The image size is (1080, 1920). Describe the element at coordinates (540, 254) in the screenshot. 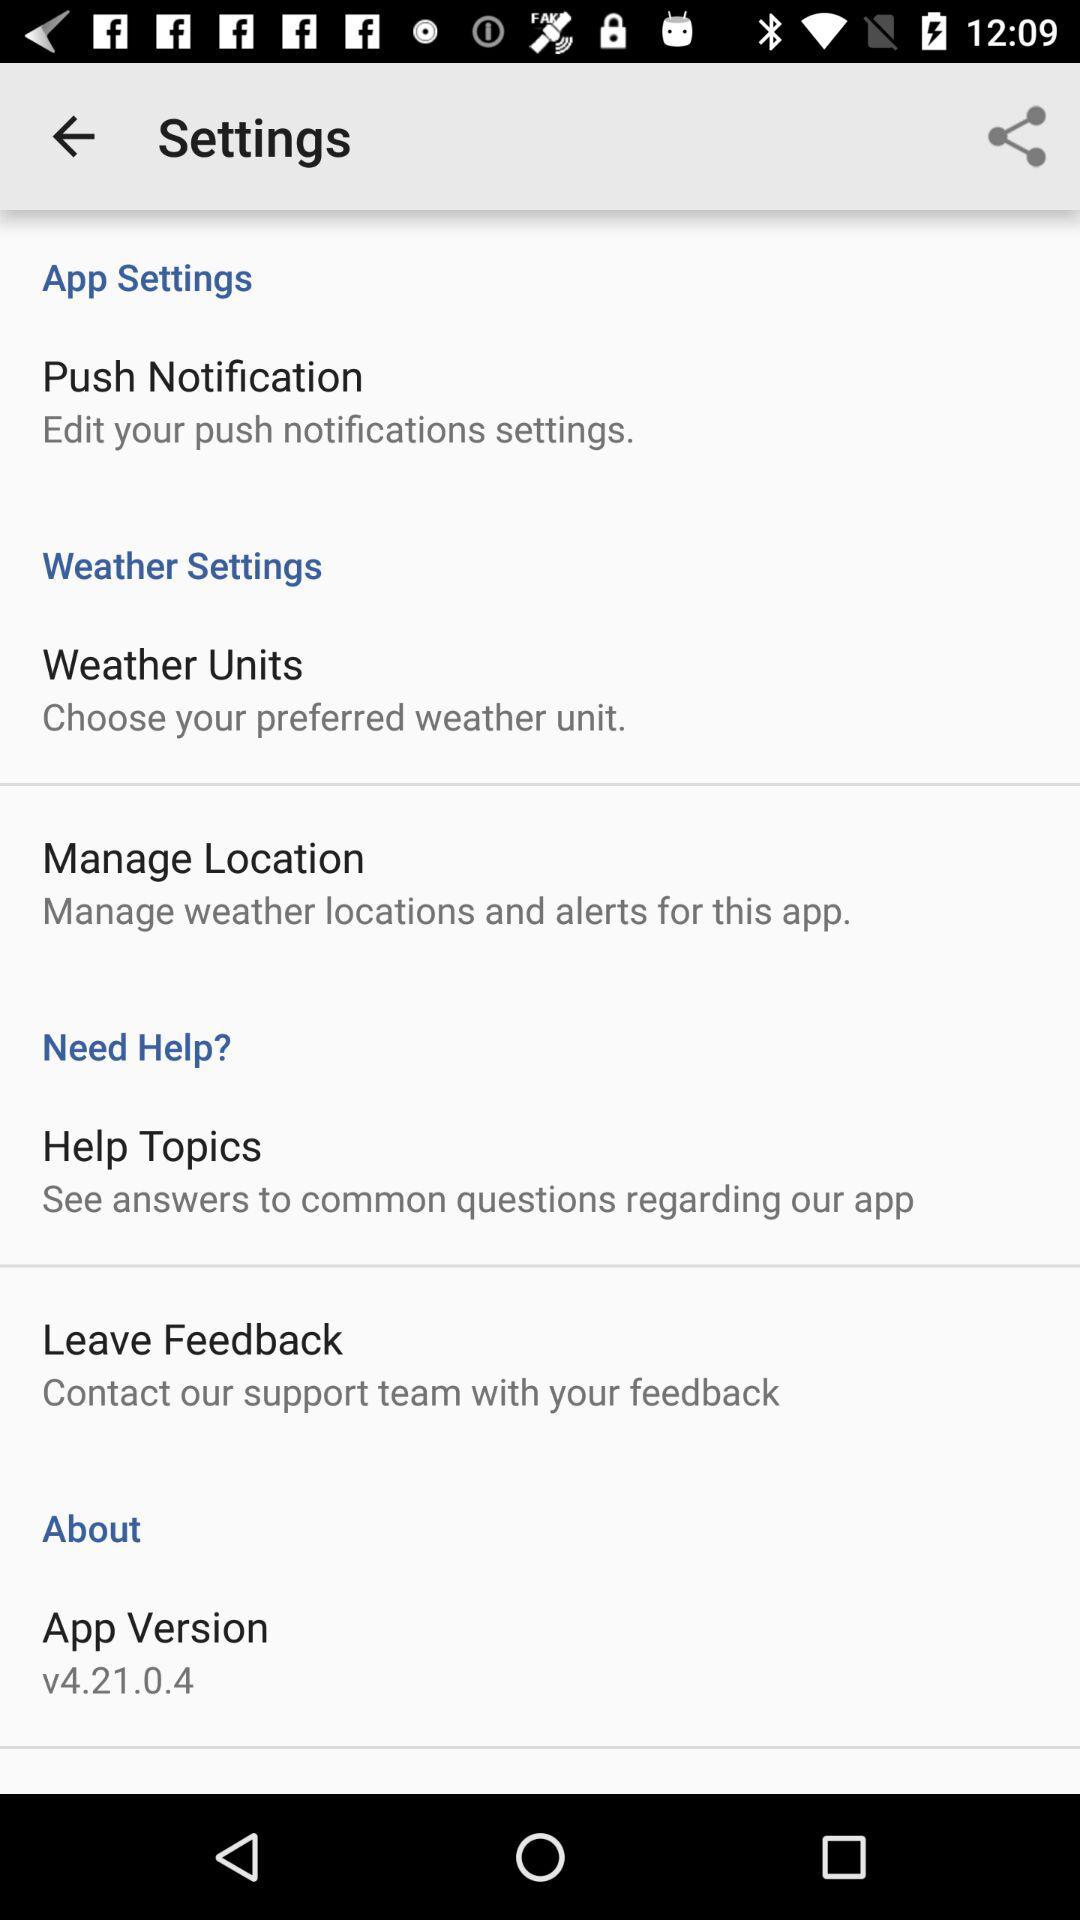

I see `app settings icon` at that location.